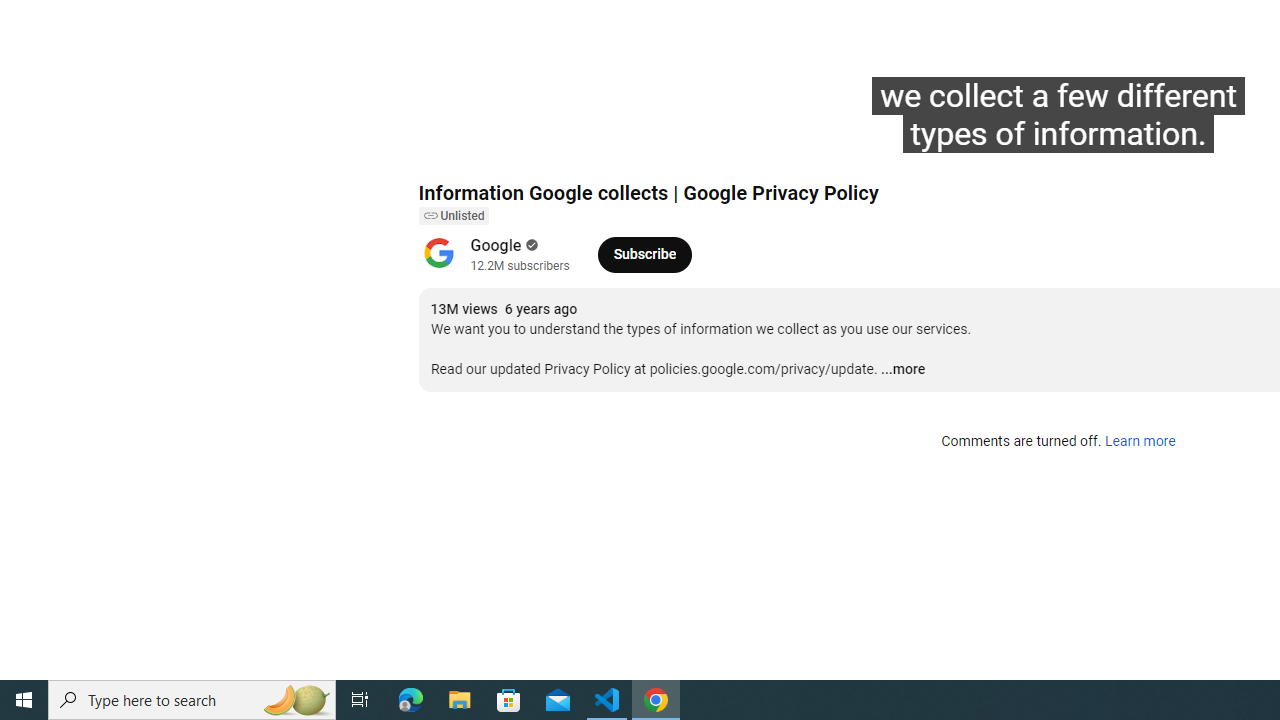 This screenshot has width=1280, height=720. Describe the element at coordinates (548, 141) in the screenshot. I see `'Mute (m)'` at that location.